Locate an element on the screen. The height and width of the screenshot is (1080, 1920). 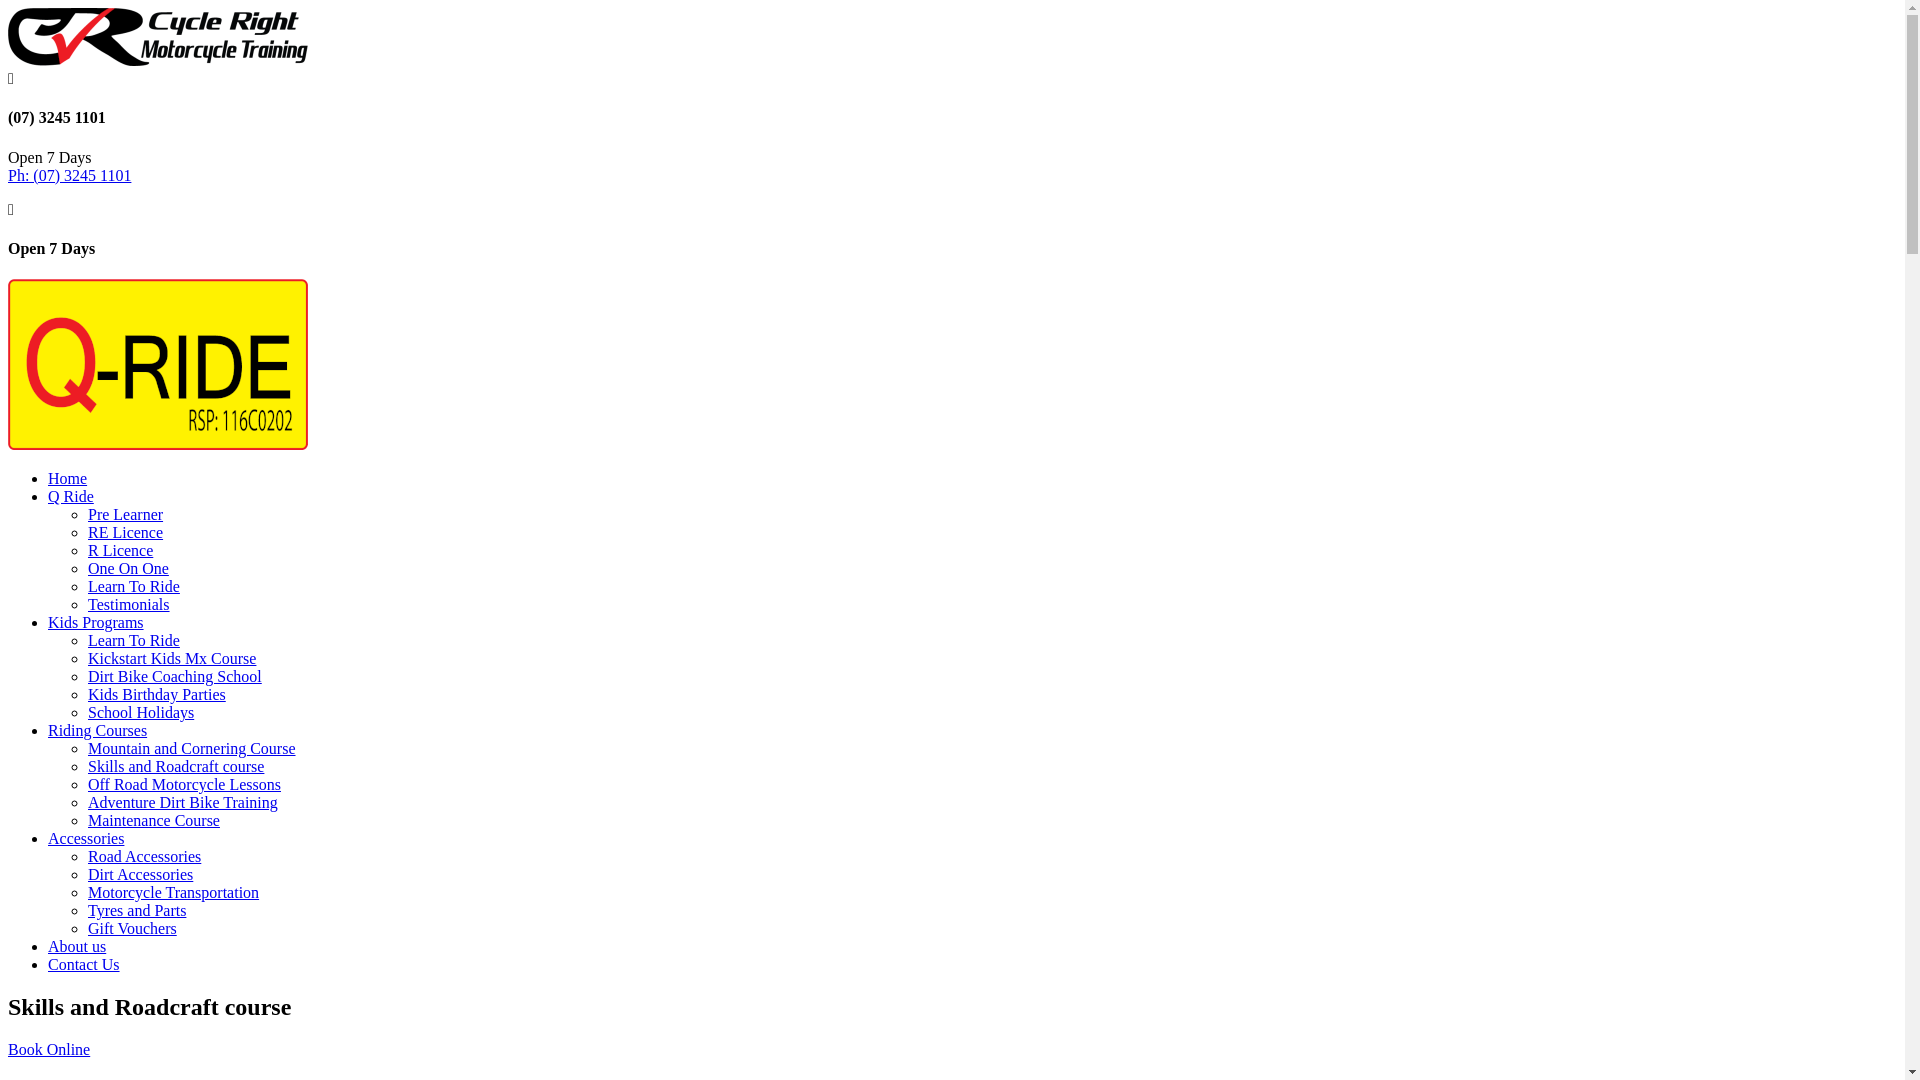
'School Holidays' is located at coordinates (139, 711).